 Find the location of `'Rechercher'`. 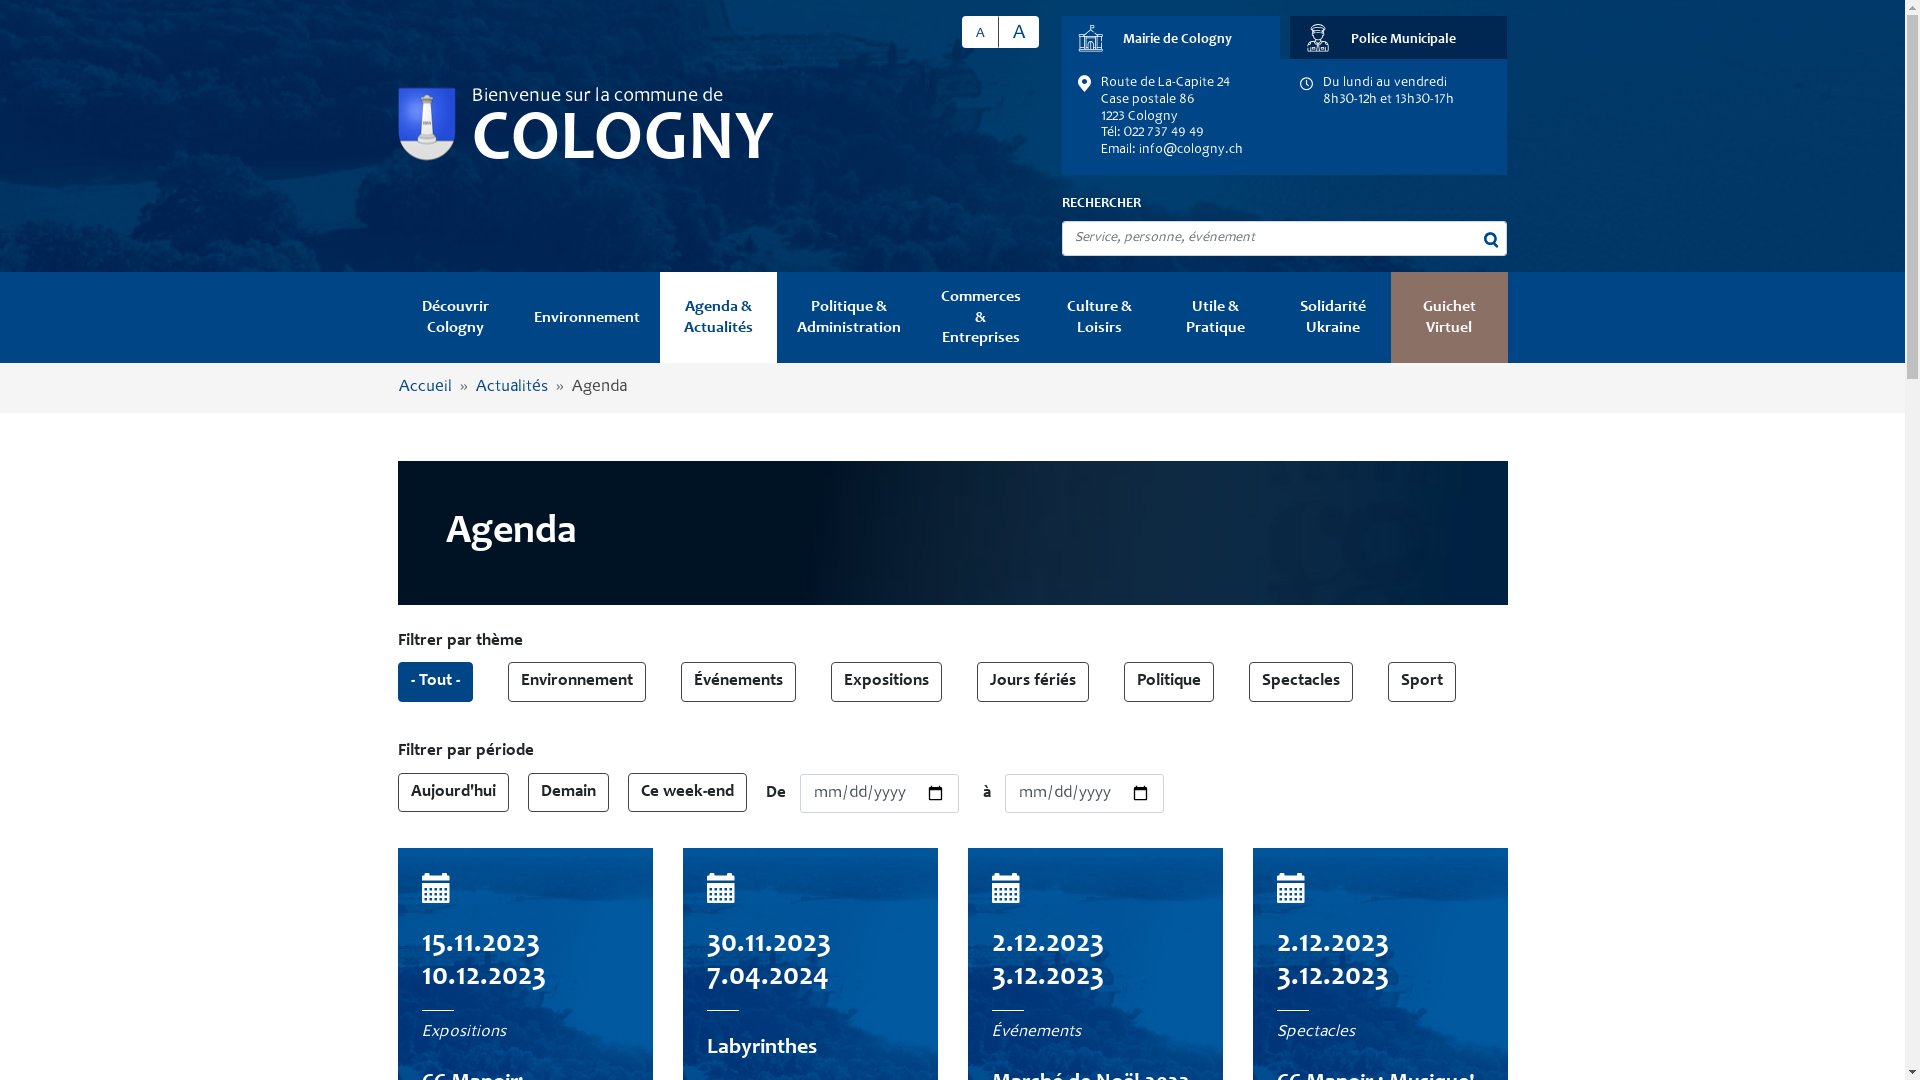

'Rechercher' is located at coordinates (1491, 238).